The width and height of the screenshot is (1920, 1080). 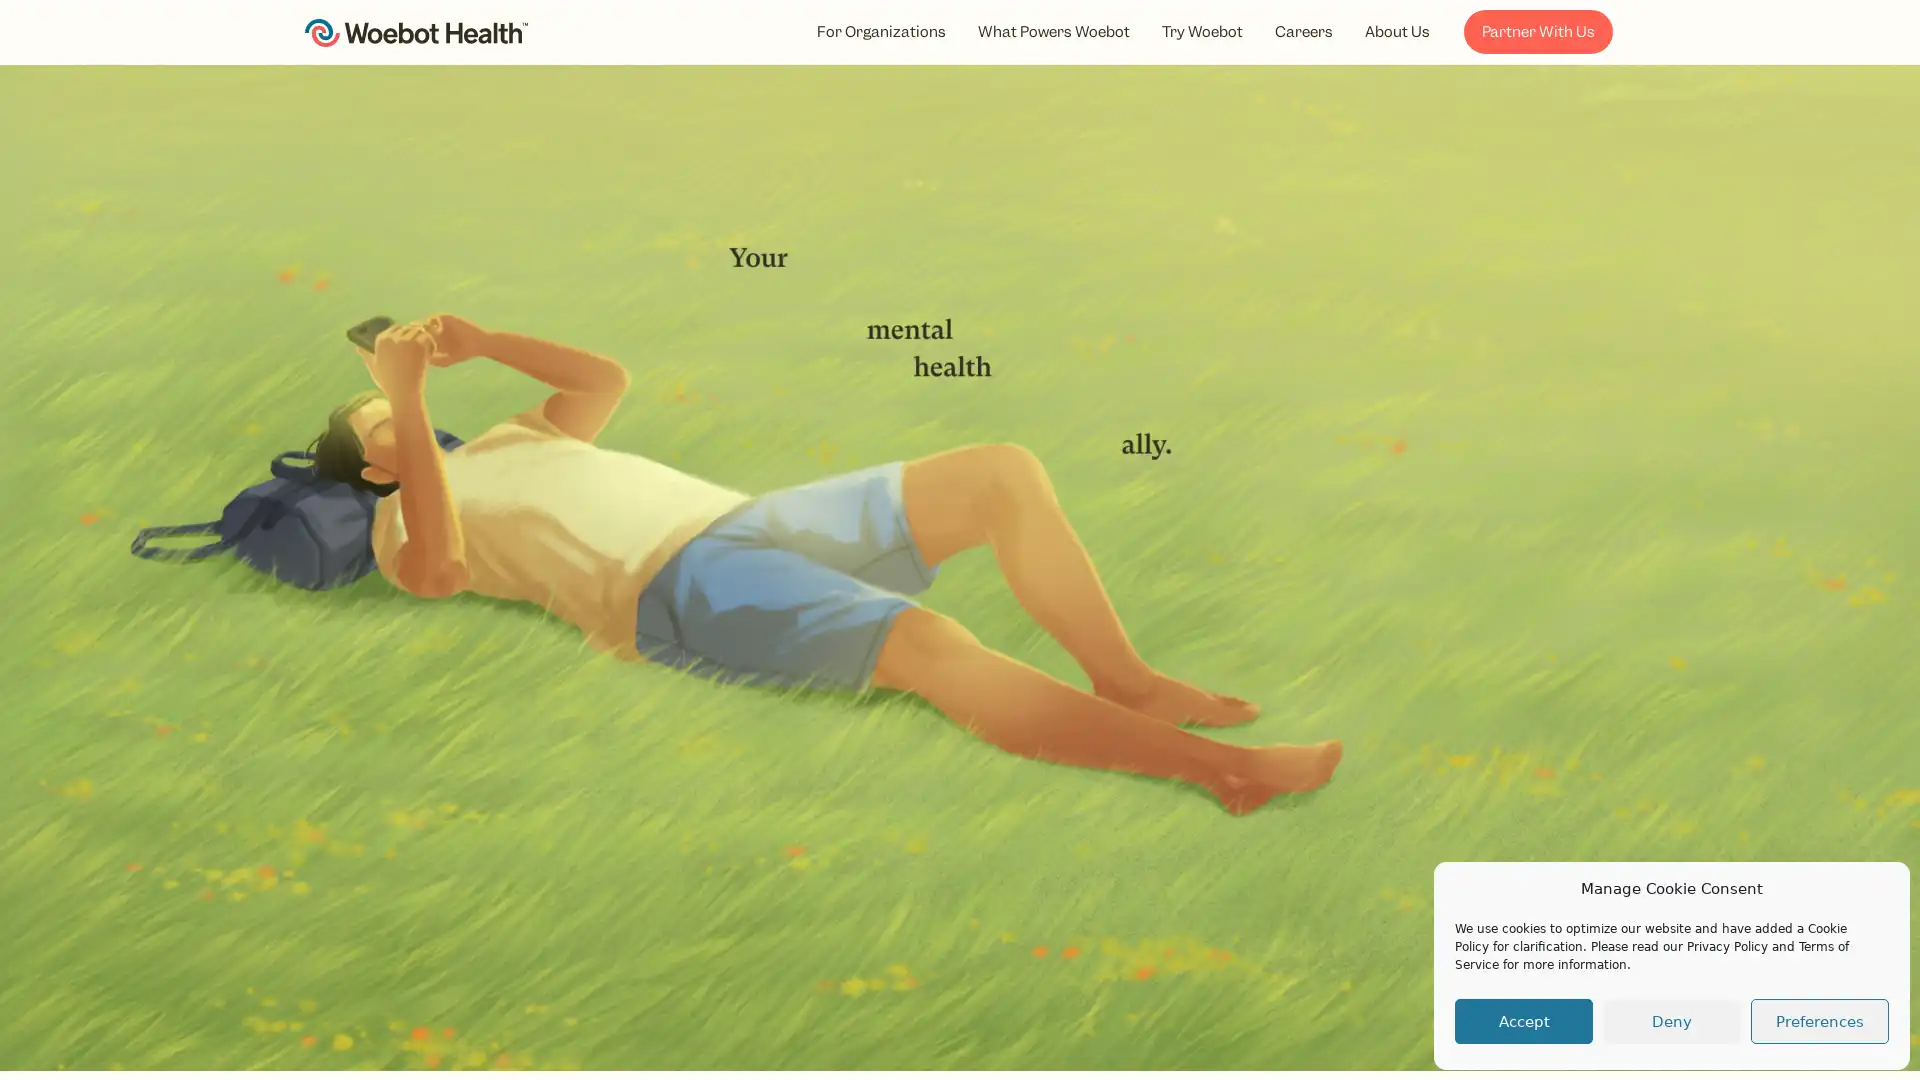 I want to click on Deny, so click(x=1671, y=1021).